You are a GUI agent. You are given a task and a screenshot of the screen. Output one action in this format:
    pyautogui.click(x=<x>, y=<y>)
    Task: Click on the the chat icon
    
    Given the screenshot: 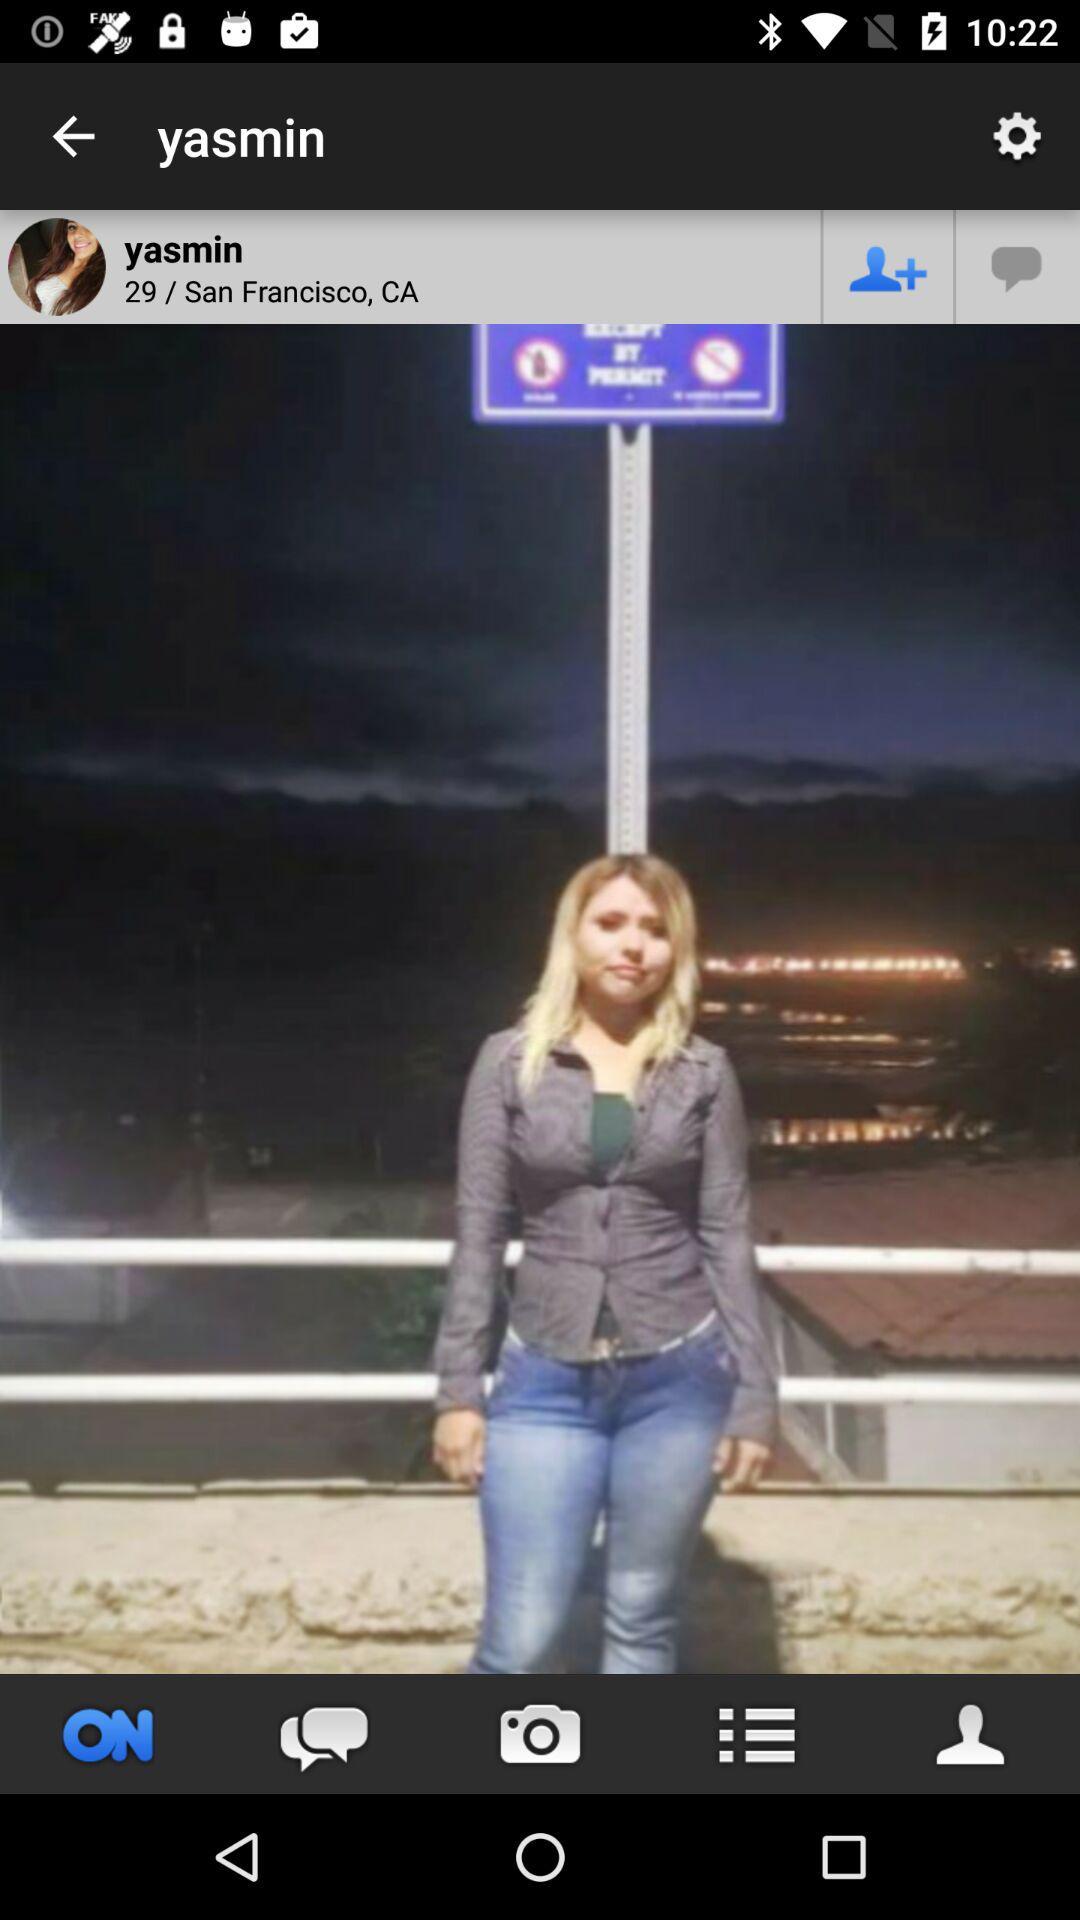 What is the action you would take?
    pyautogui.click(x=1018, y=265)
    